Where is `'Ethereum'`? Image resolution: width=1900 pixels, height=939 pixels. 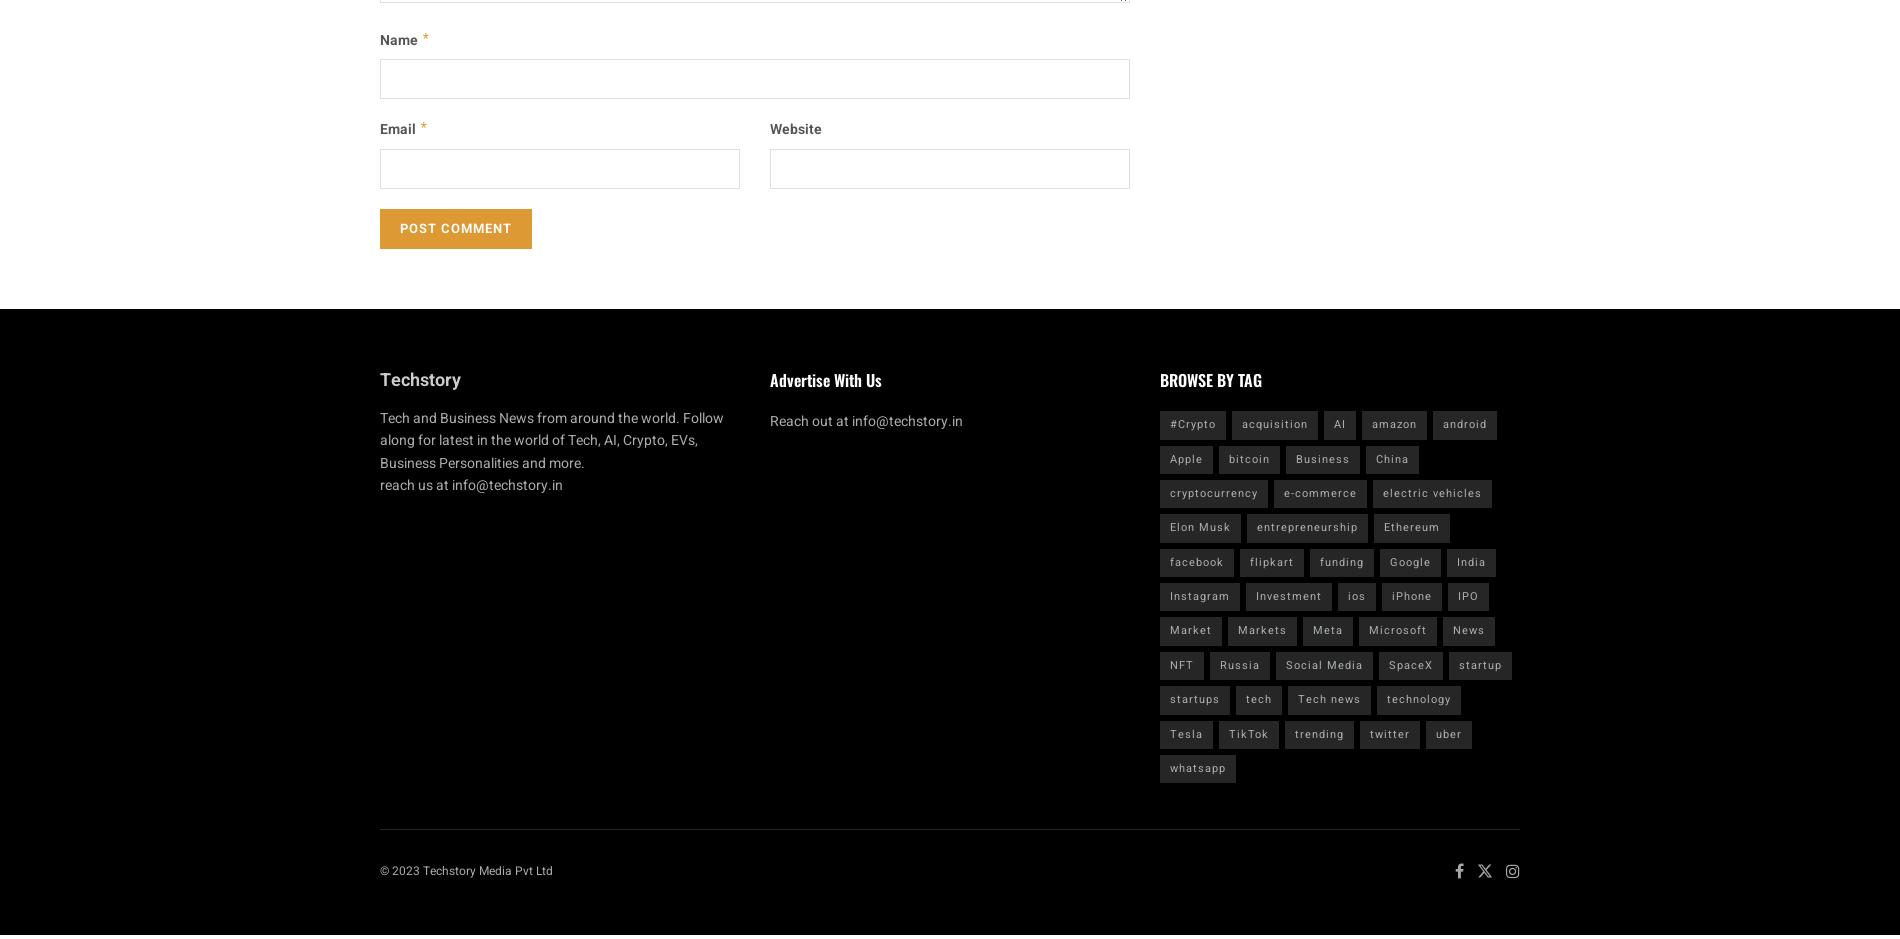
'Ethereum' is located at coordinates (1411, 527).